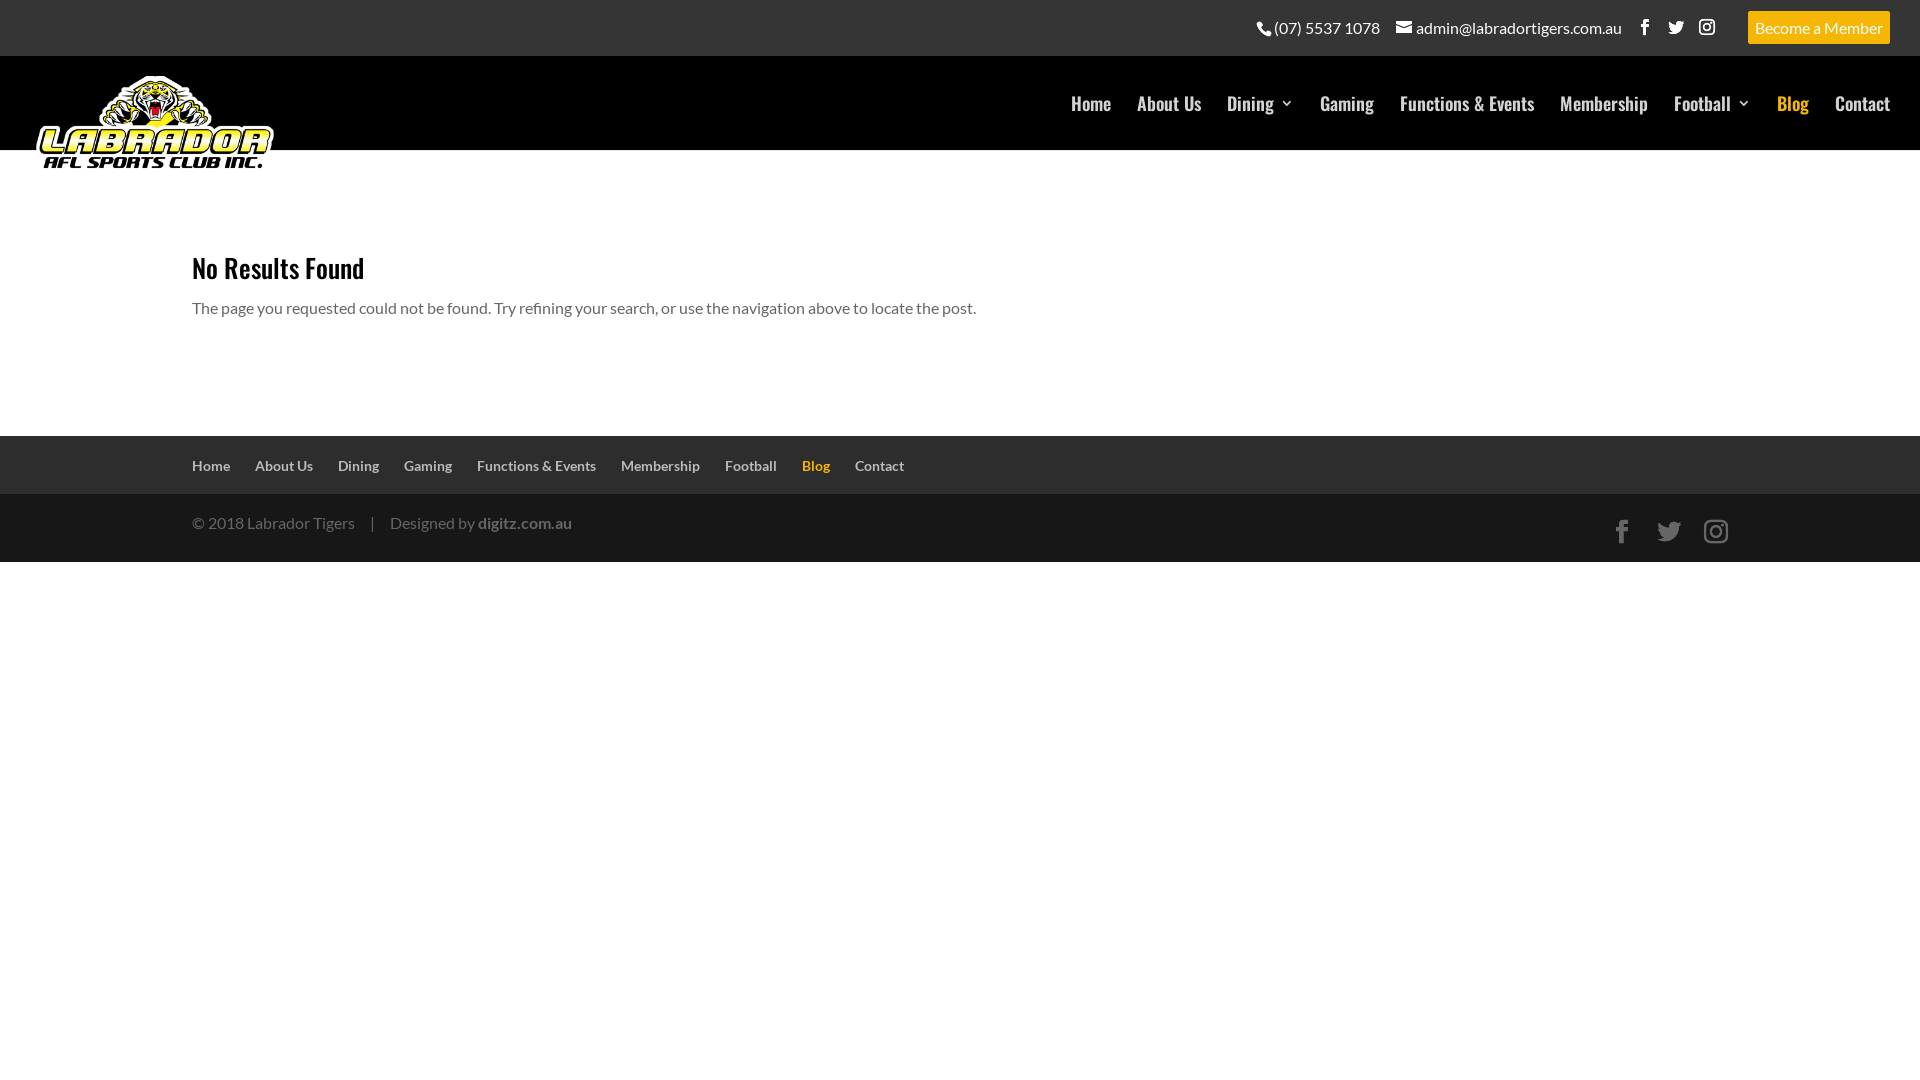  What do you see at coordinates (1259, 123) in the screenshot?
I see `'Dining'` at bounding box center [1259, 123].